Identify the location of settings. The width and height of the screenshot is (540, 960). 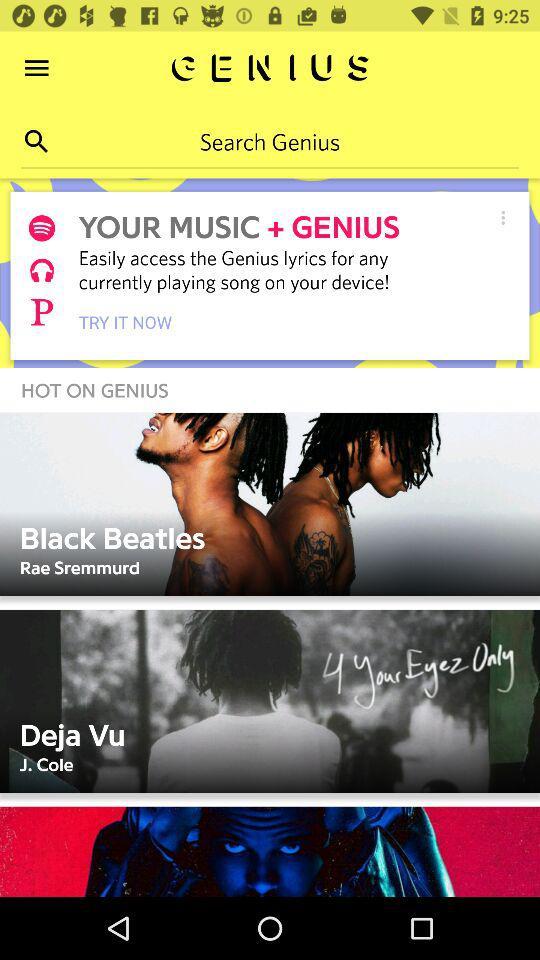
(502, 217).